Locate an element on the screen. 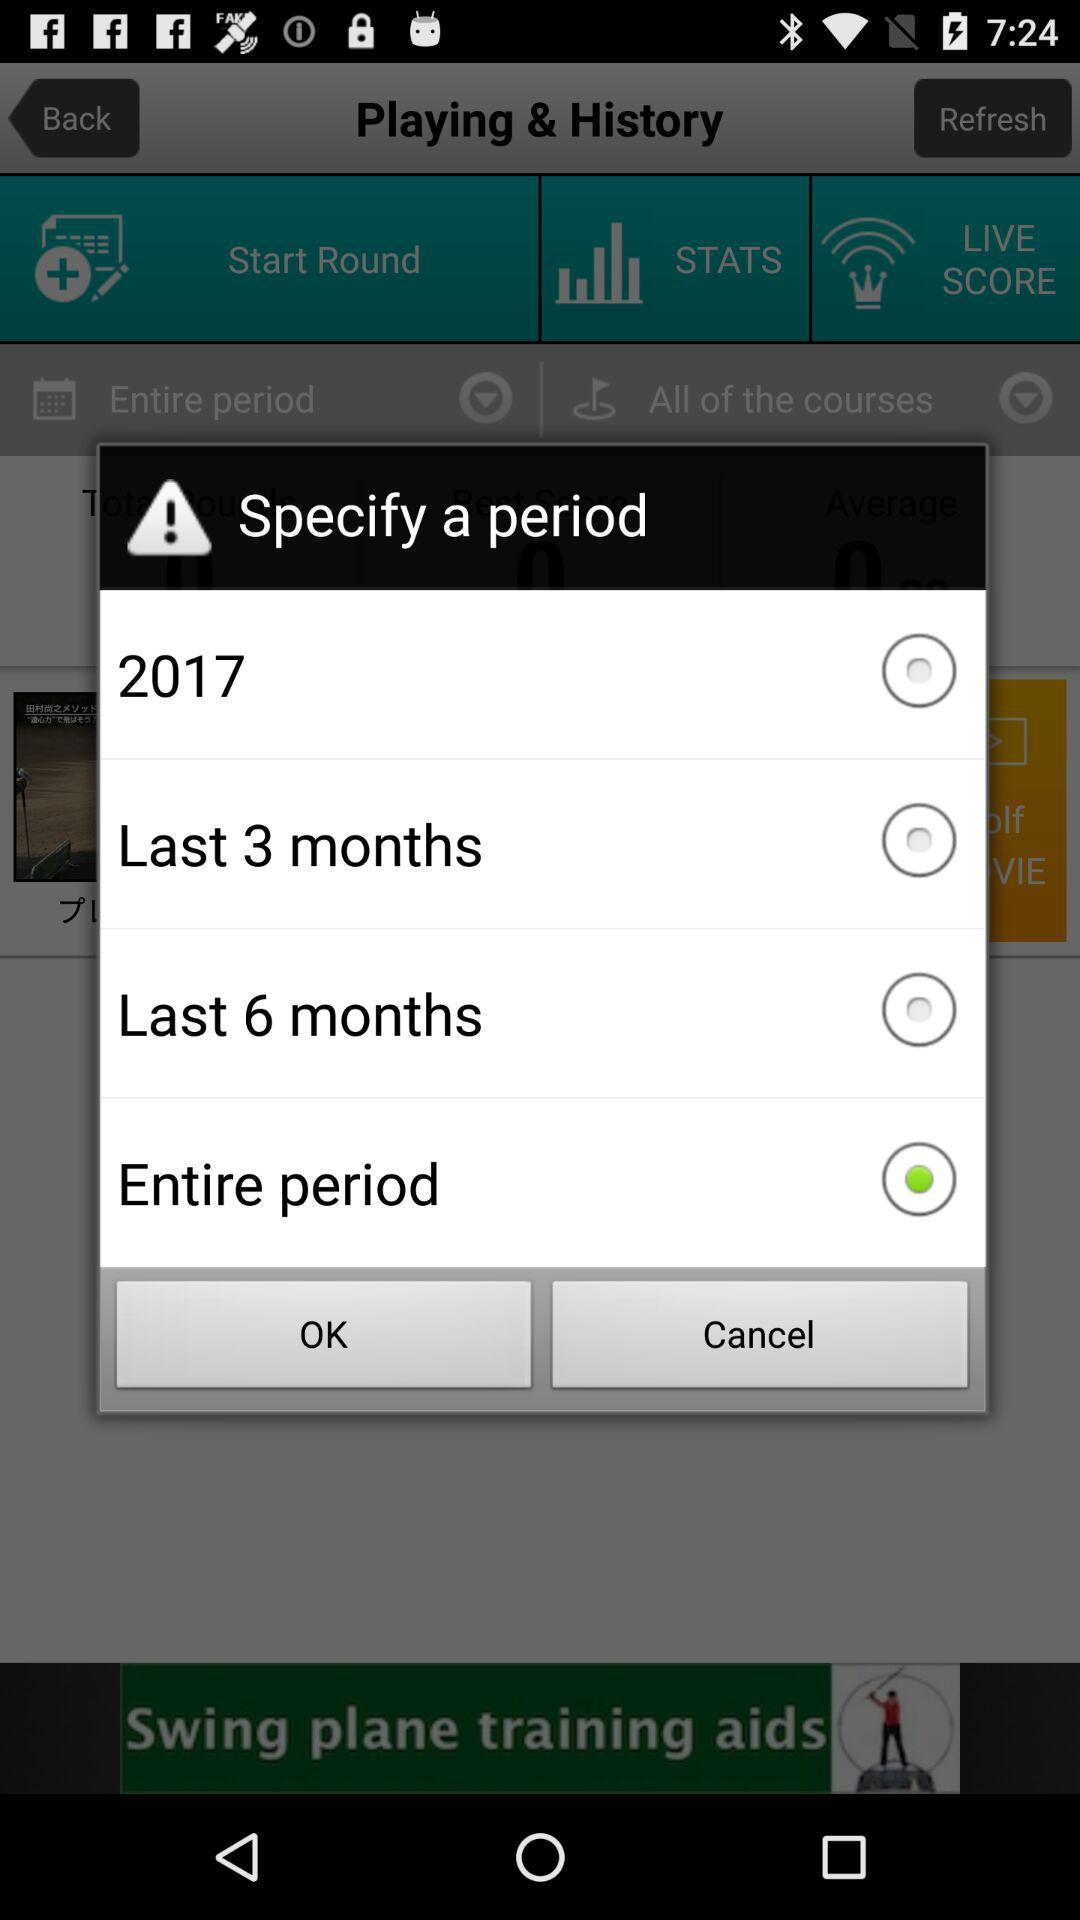 The height and width of the screenshot is (1920, 1080). the button to the right of the ok is located at coordinates (760, 1340).